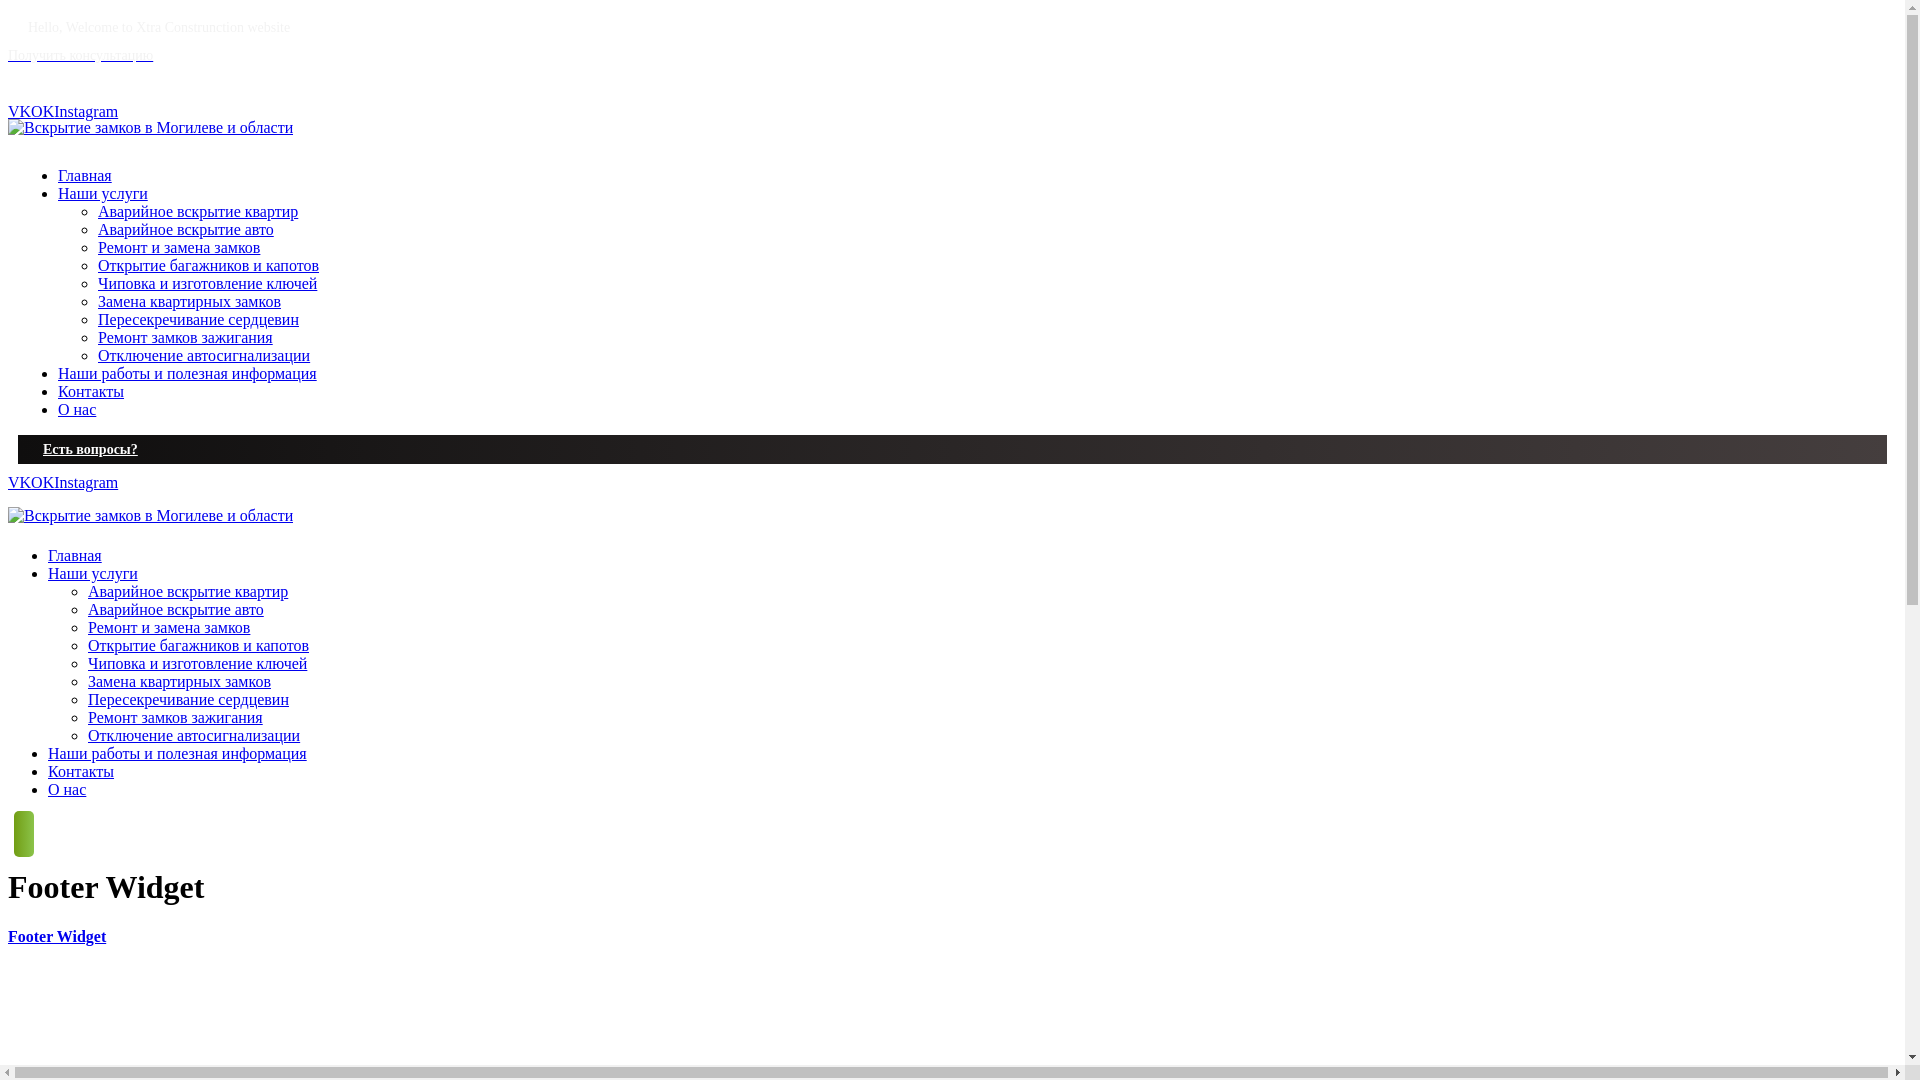 The height and width of the screenshot is (1080, 1920). What do you see at coordinates (19, 111) in the screenshot?
I see `'VK'` at bounding box center [19, 111].